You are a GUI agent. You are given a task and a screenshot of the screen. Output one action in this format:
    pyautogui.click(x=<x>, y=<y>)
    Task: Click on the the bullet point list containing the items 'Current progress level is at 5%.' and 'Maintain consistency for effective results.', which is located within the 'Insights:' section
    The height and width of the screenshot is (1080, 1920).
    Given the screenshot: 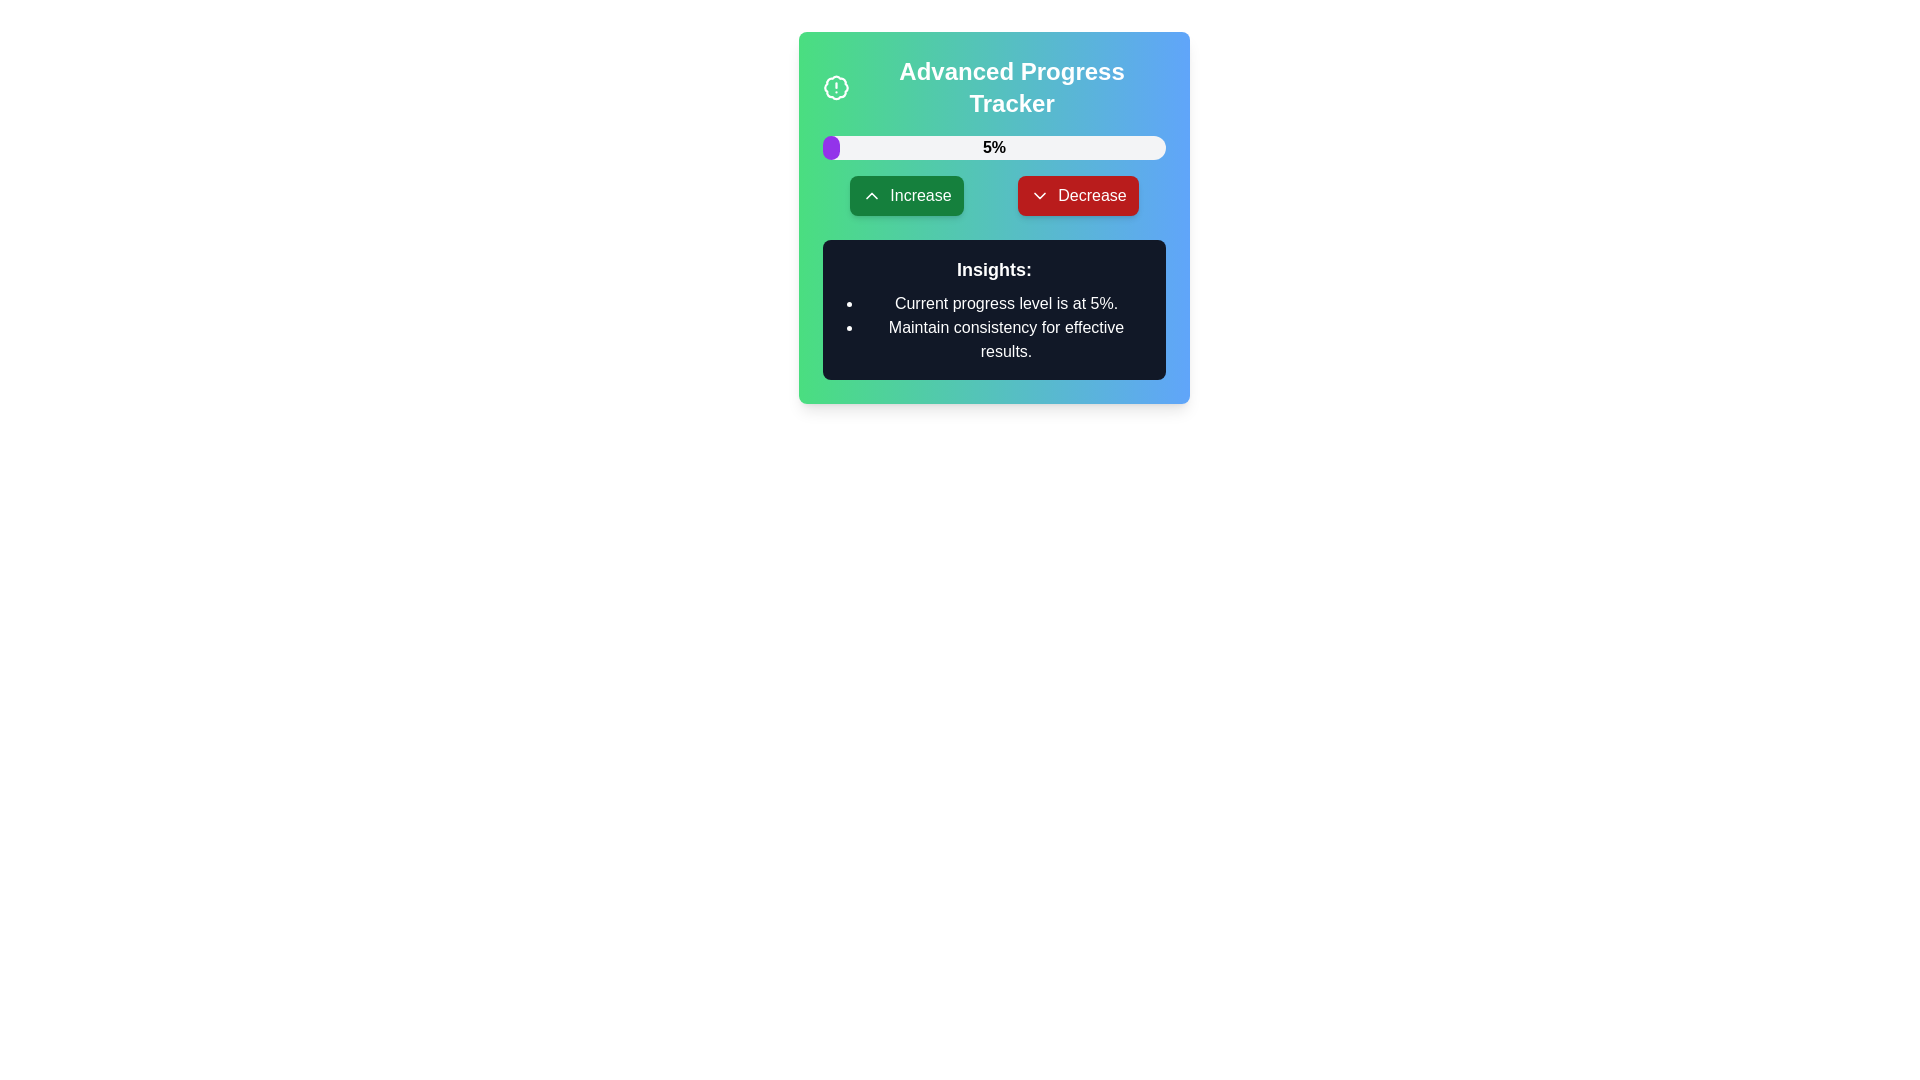 What is the action you would take?
    pyautogui.click(x=994, y=326)
    